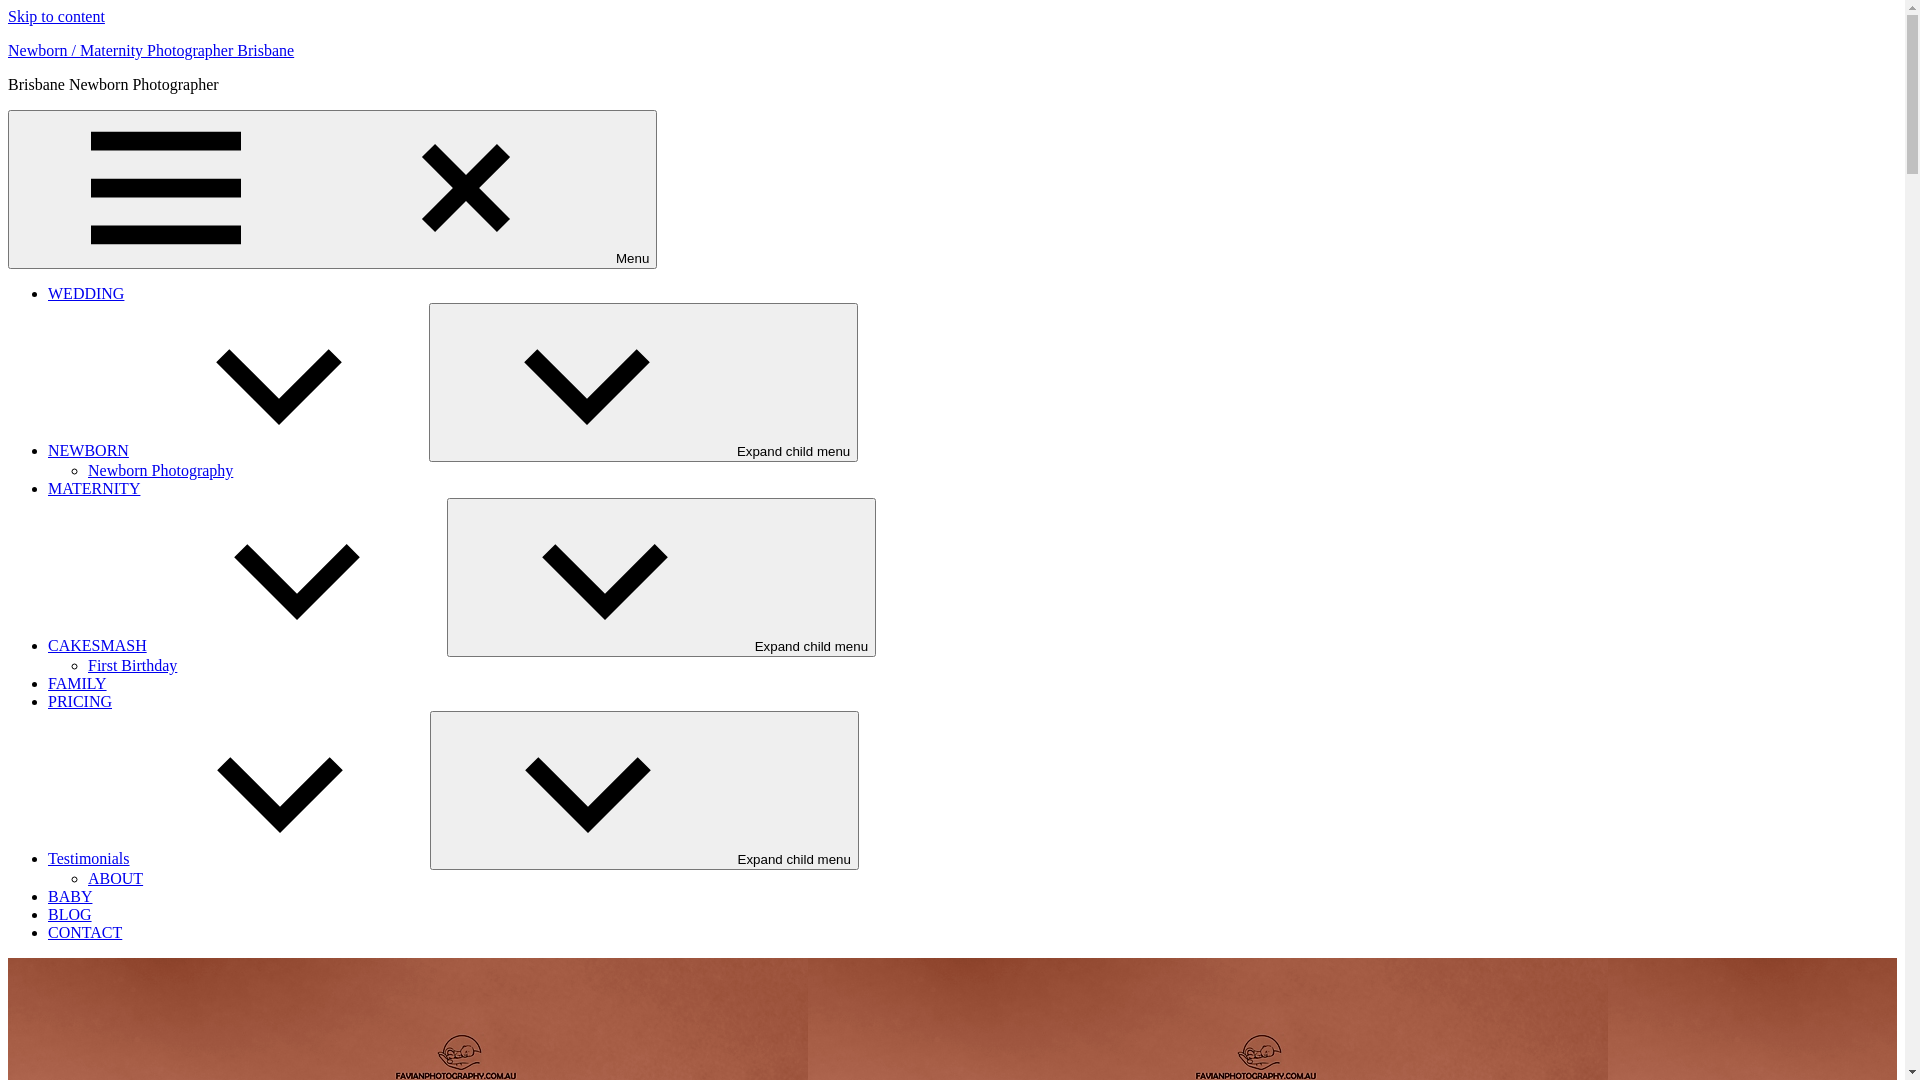 The width and height of the screenshot is (1920, 1080). Describe the element at coordinates (661, 577) in the screenshot. I see `'Expand child menu'` at that location.